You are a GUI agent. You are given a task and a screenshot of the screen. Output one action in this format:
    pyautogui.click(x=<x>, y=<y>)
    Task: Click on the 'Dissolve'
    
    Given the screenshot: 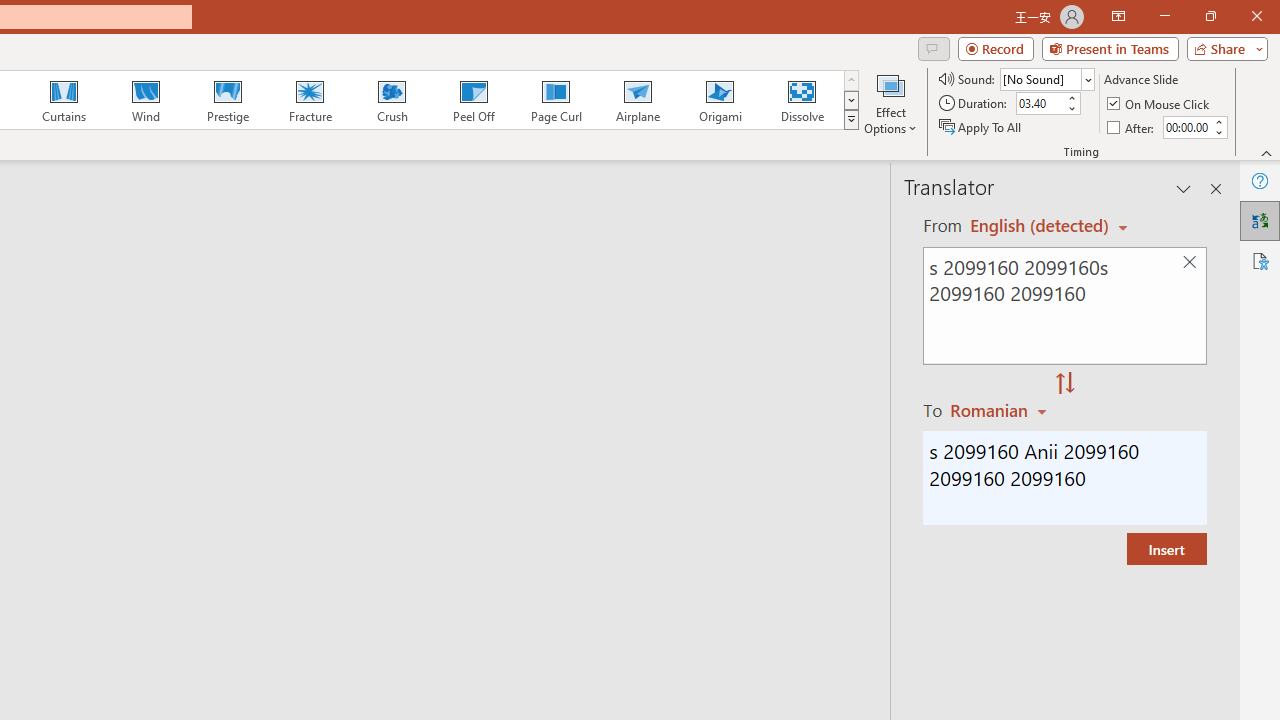 What is the action you would take?
    pyautogui.click(x=802, y=100)
    